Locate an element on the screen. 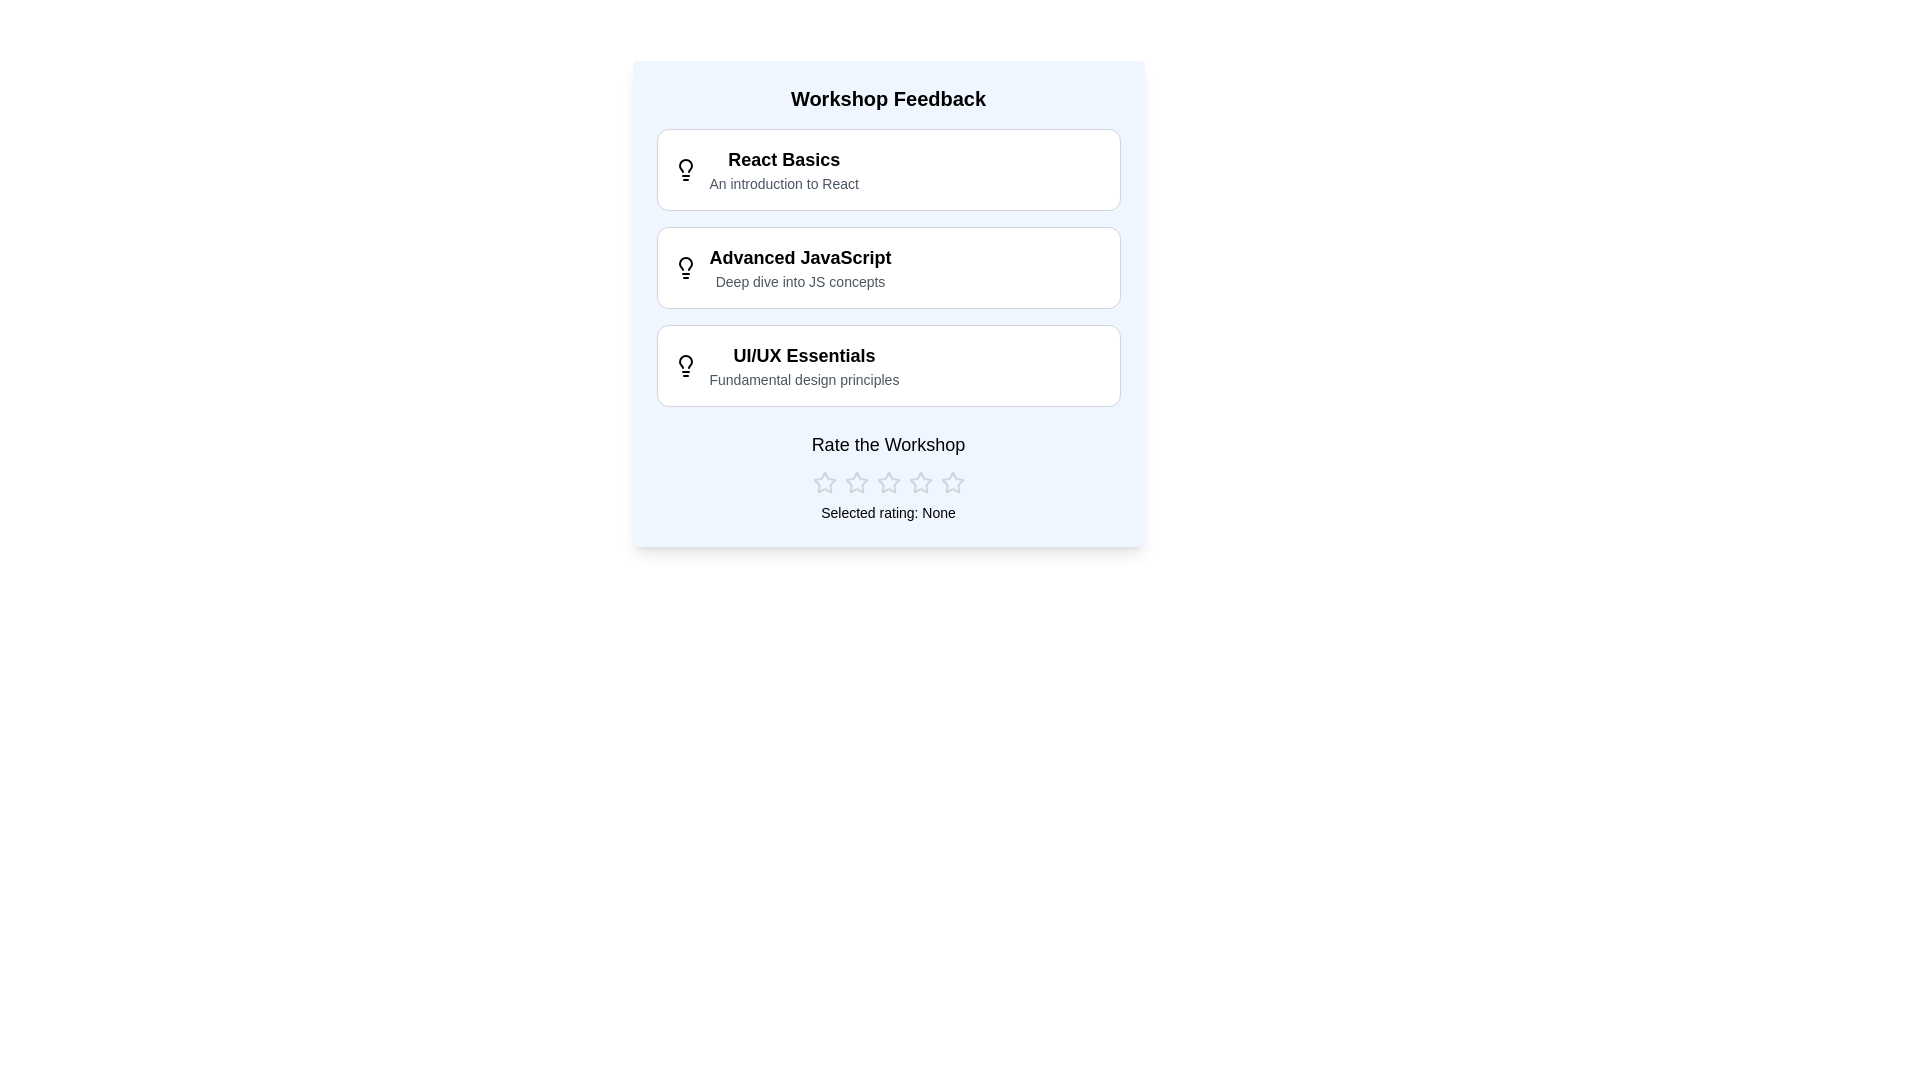 Image resolution: width=1920 pixels, height=1080 pixels. the descriptive subtitle element located directly below the 'React Basics' title within the workshop card is located at coordinates (783, 184).